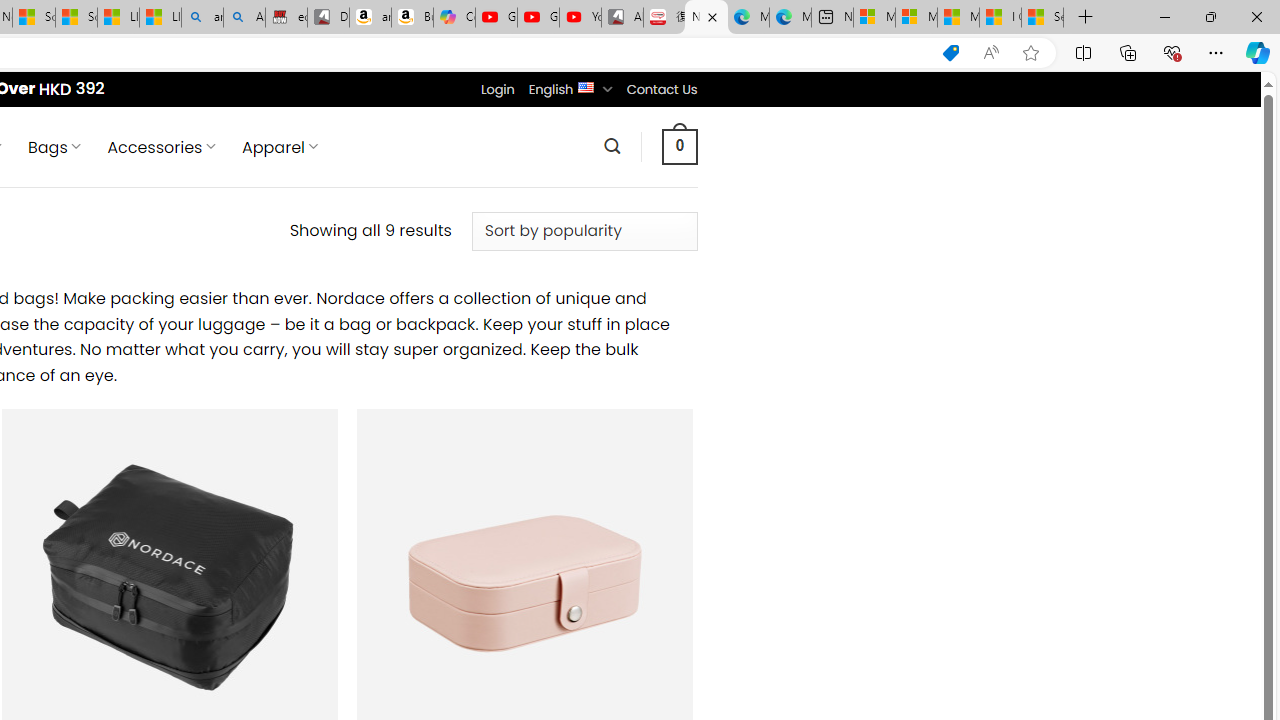 Image resolution: width=1280 pixels, height=720 pixels. What do you see at coordinates (579, 17) in the screenshot?
I see `'YouTube Kids - An App Created for Kids to Explore Content'` at bounding box center [579, 17].